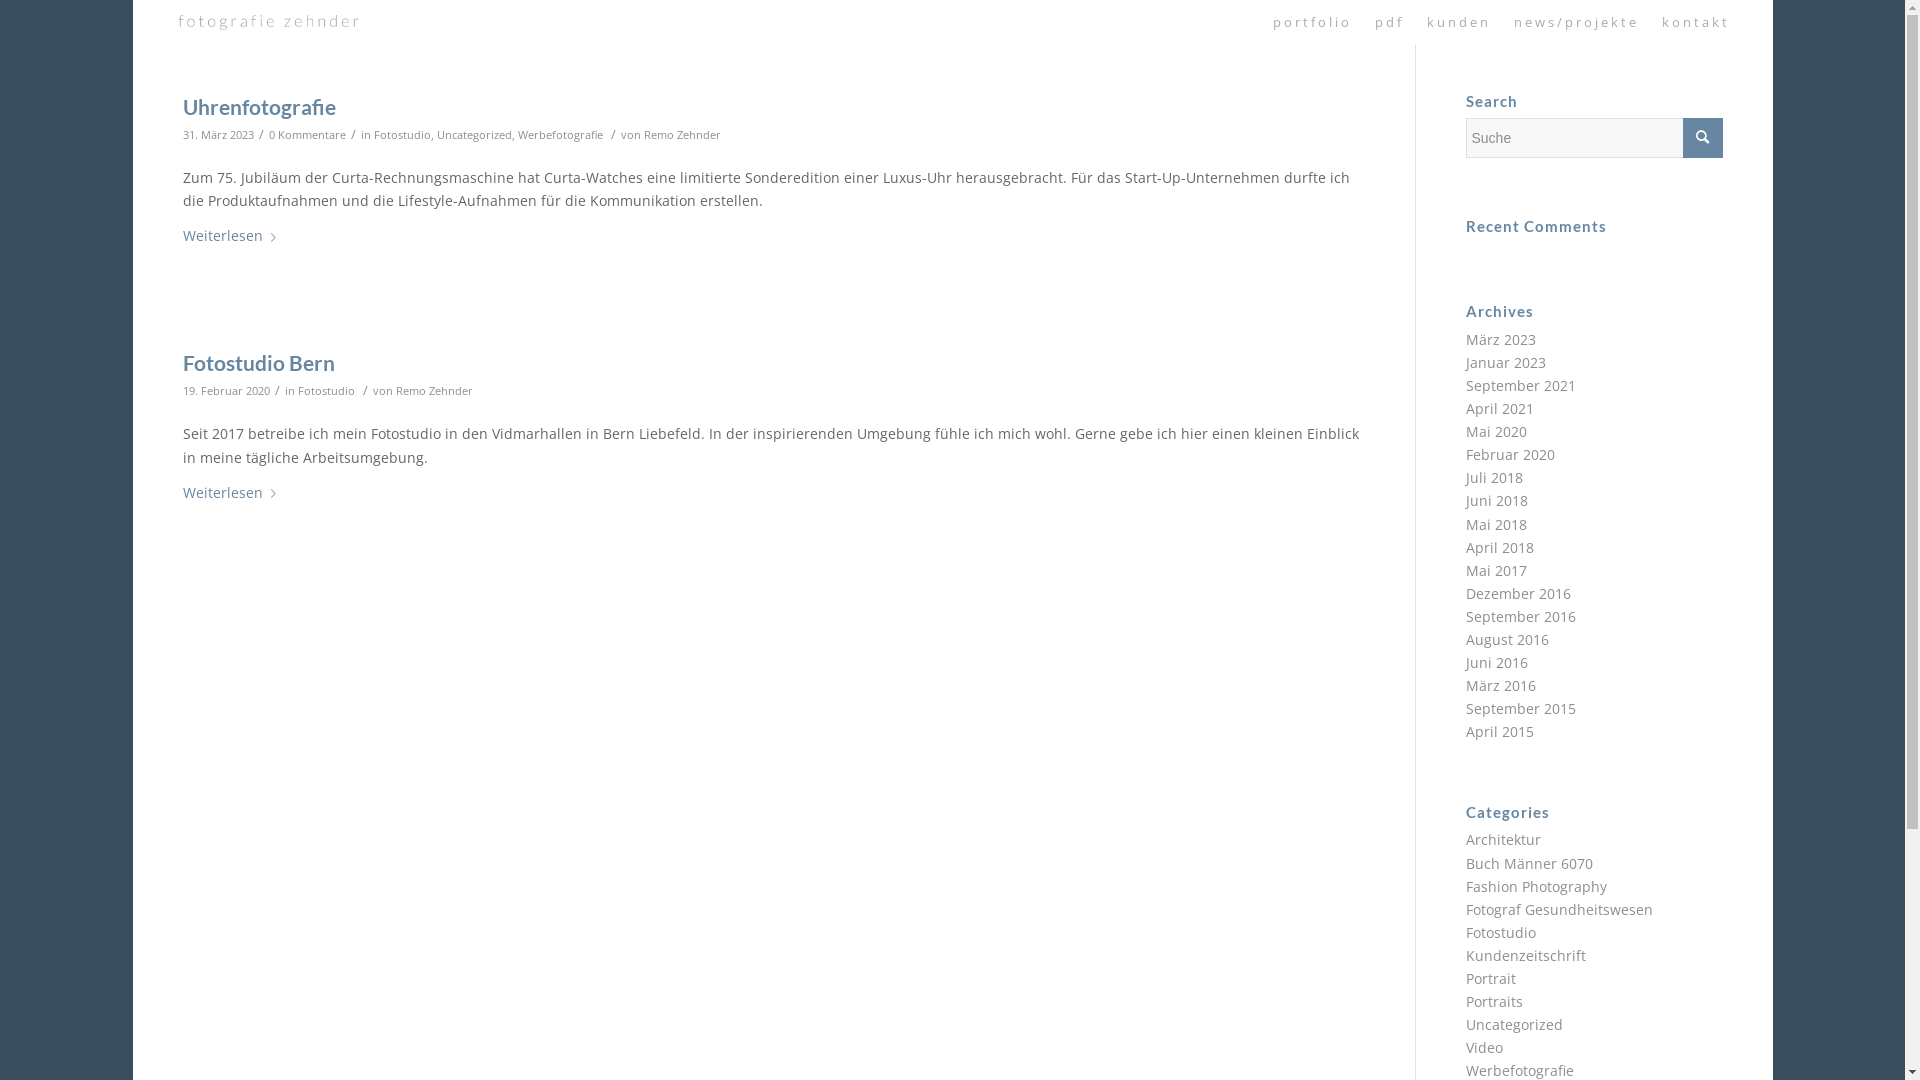 The height and width of the screenshot is (1080, 1920). I want to click on 'Portraits', so click(1465, 1001).